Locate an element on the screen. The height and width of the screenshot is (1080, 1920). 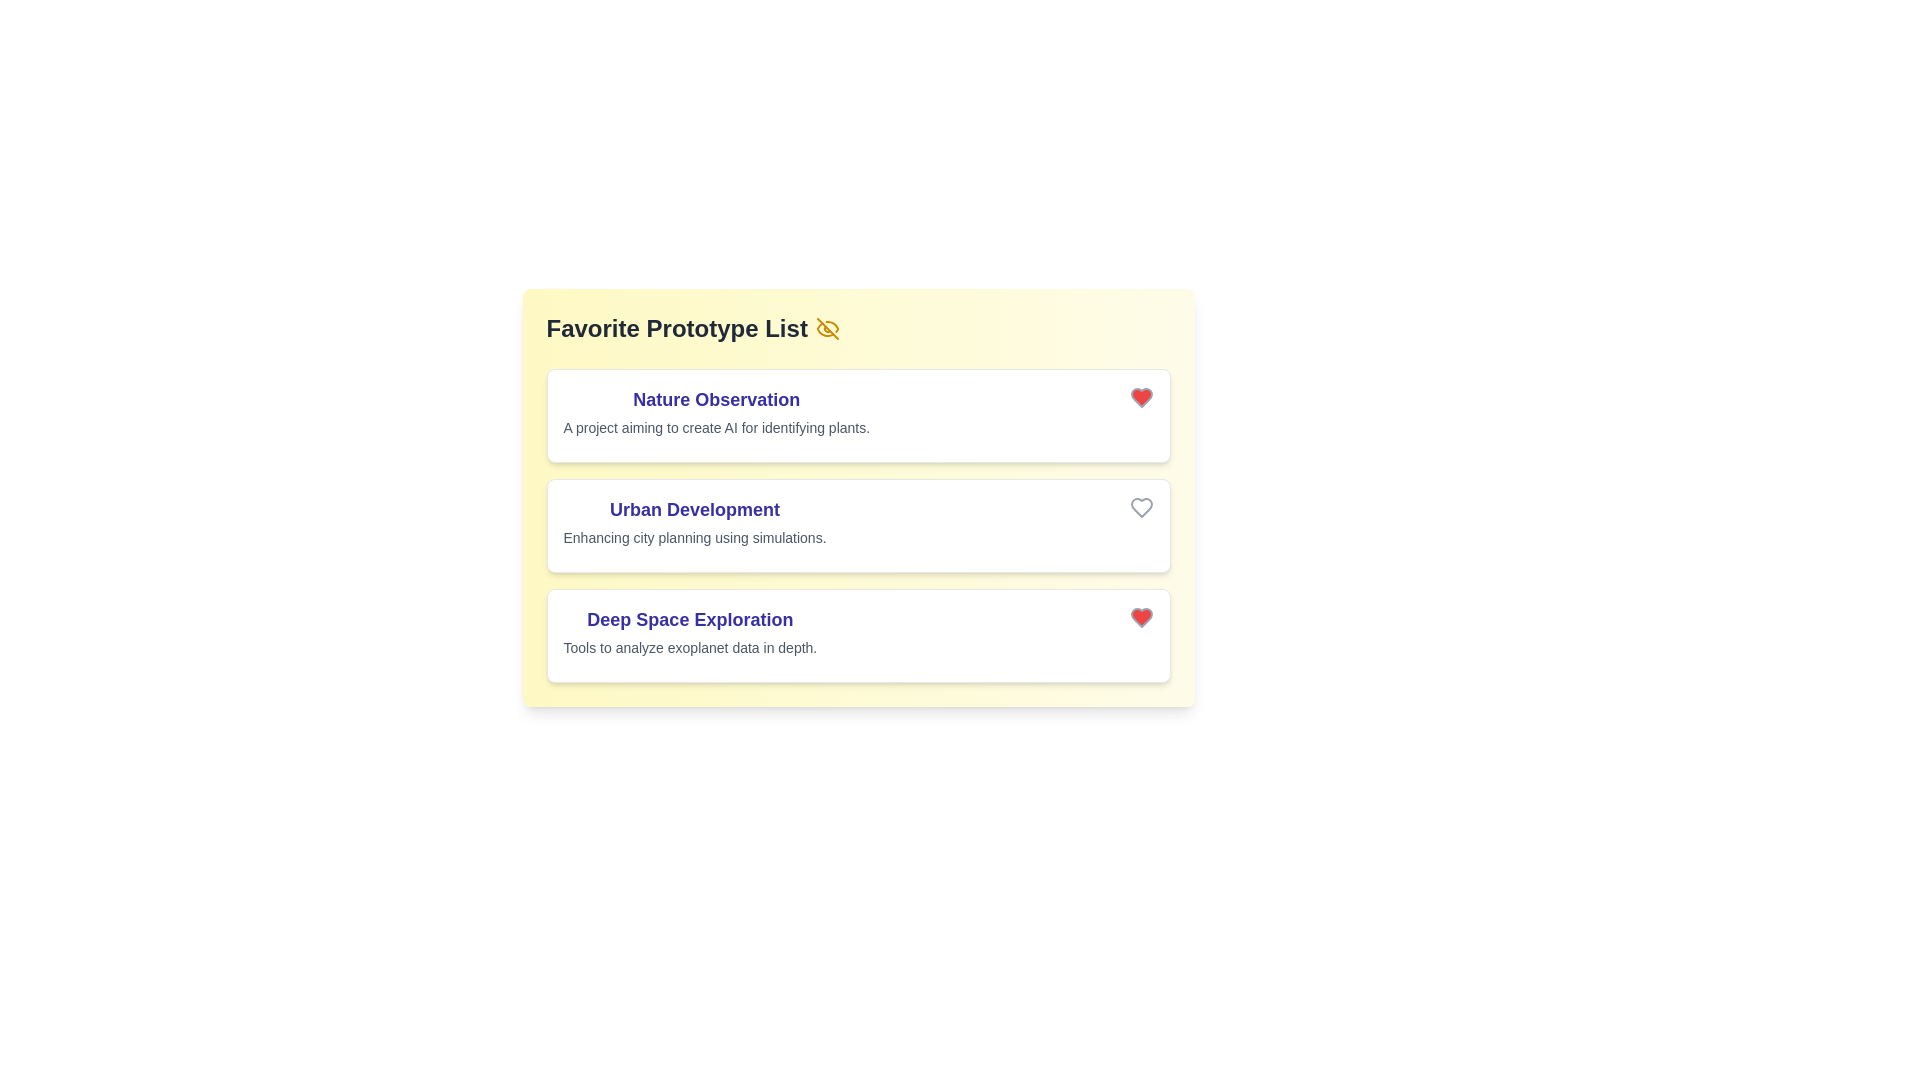
the list item corresponding to Deep Space Exploration is located at coordinates (858, 636).